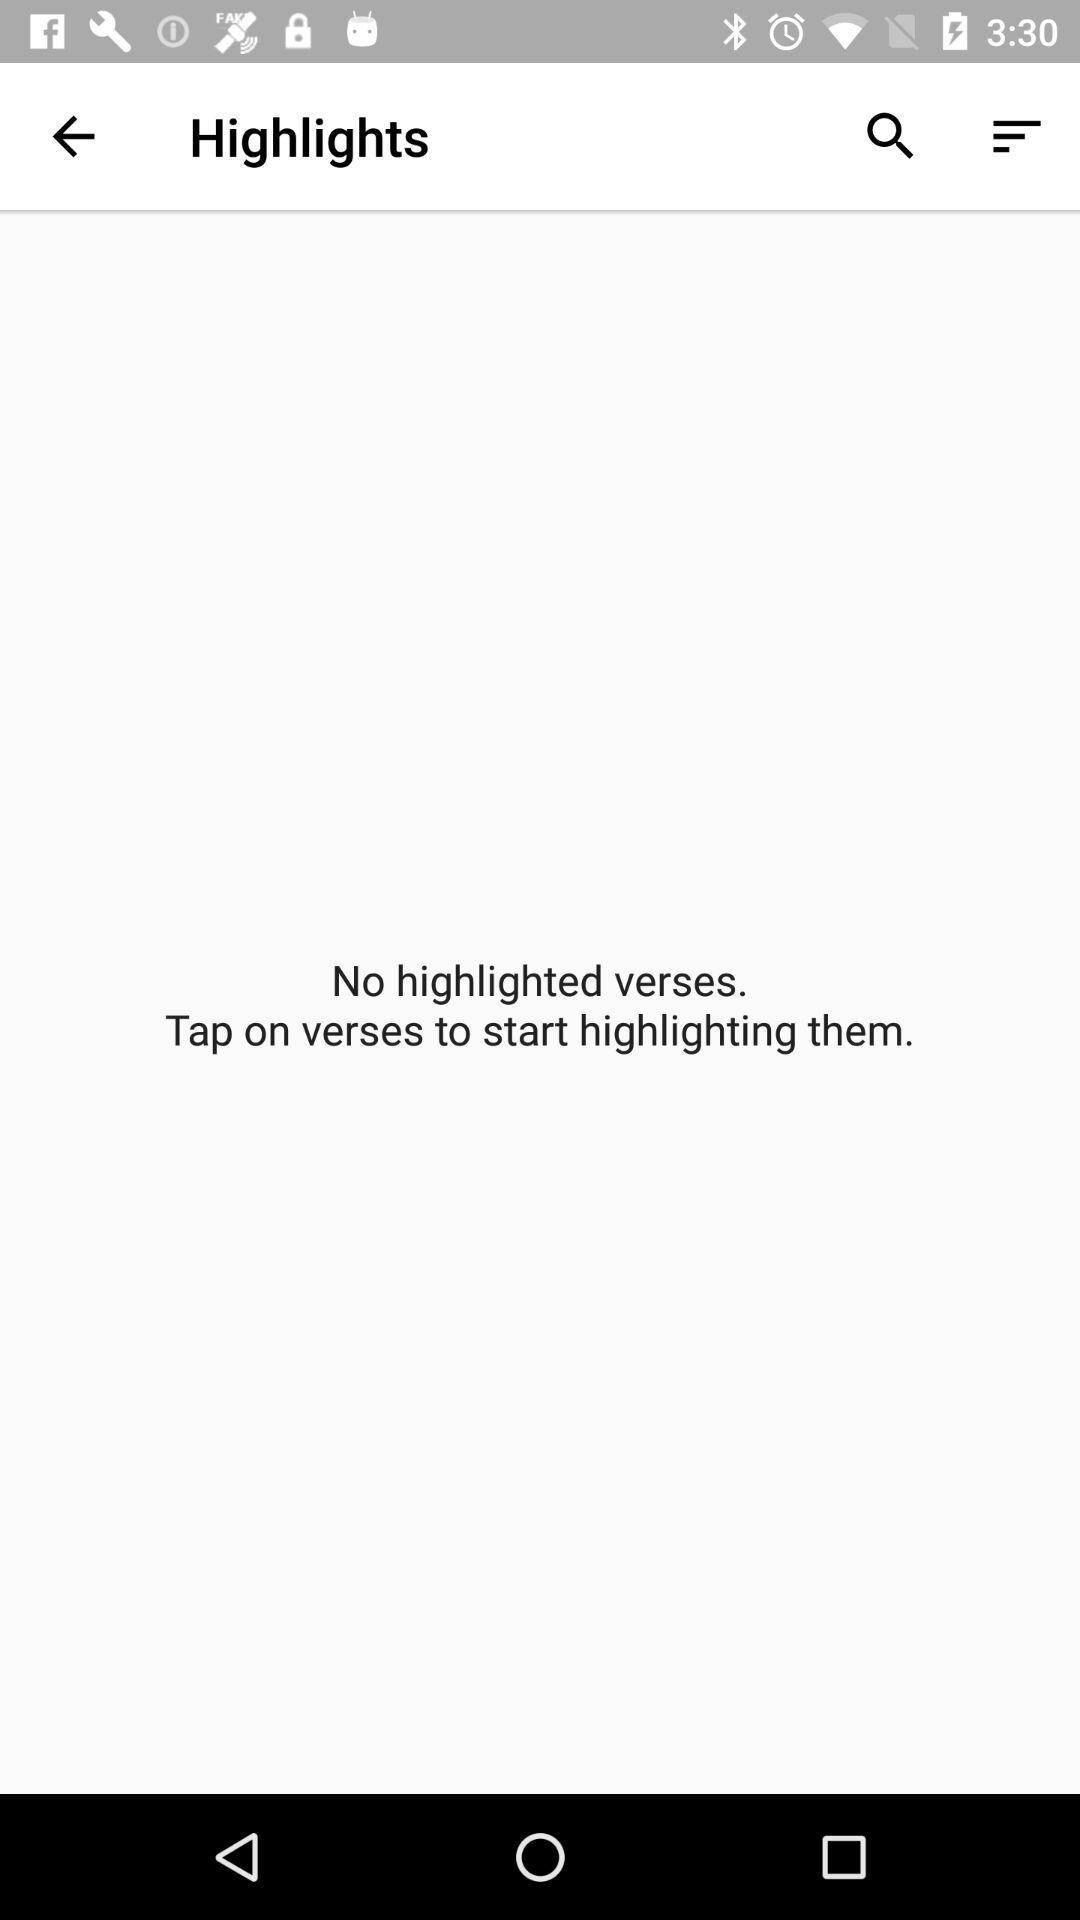 This screenshot has width=1080, height=1920. What do you see at coordinates (72, 135) in the screenshot?
I see `the item next to highlights` at bounding box center [72, 135].